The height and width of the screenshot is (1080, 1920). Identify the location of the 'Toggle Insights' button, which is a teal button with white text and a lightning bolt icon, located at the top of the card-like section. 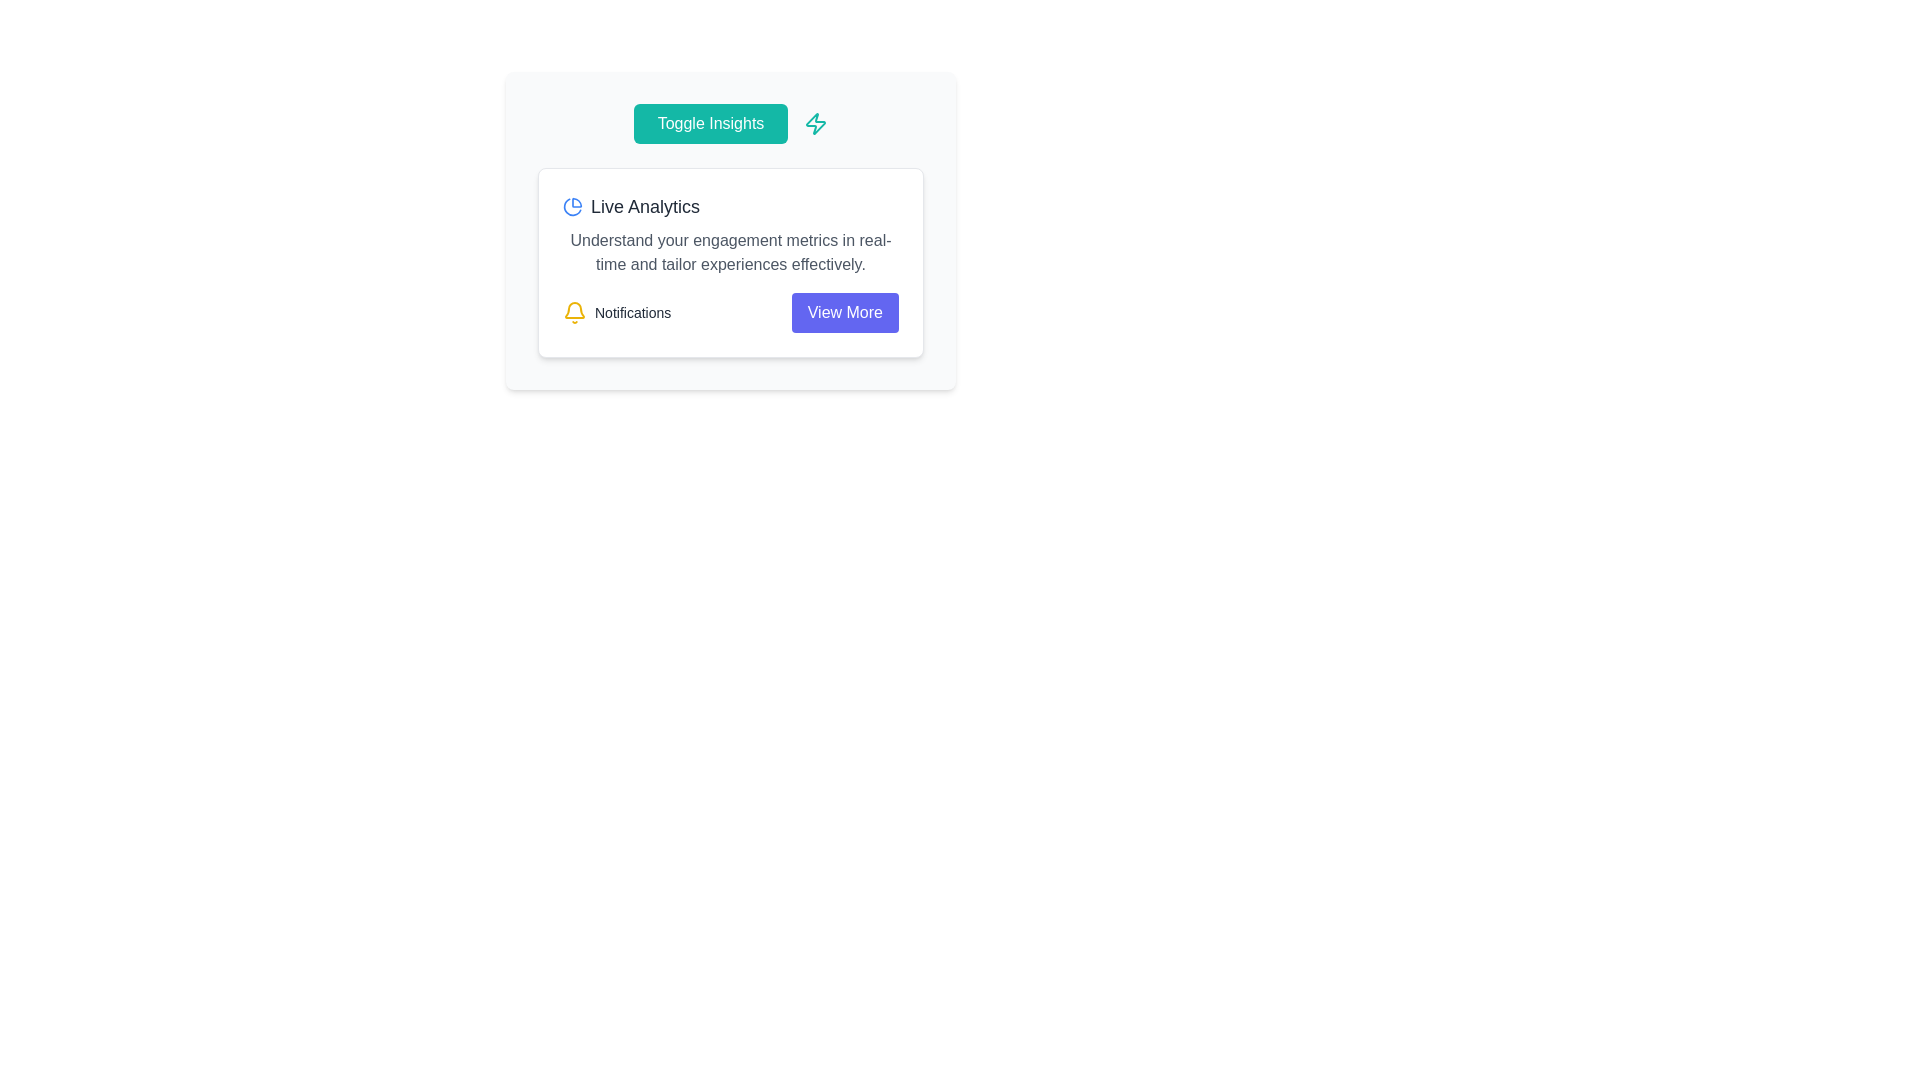
(729, 123).